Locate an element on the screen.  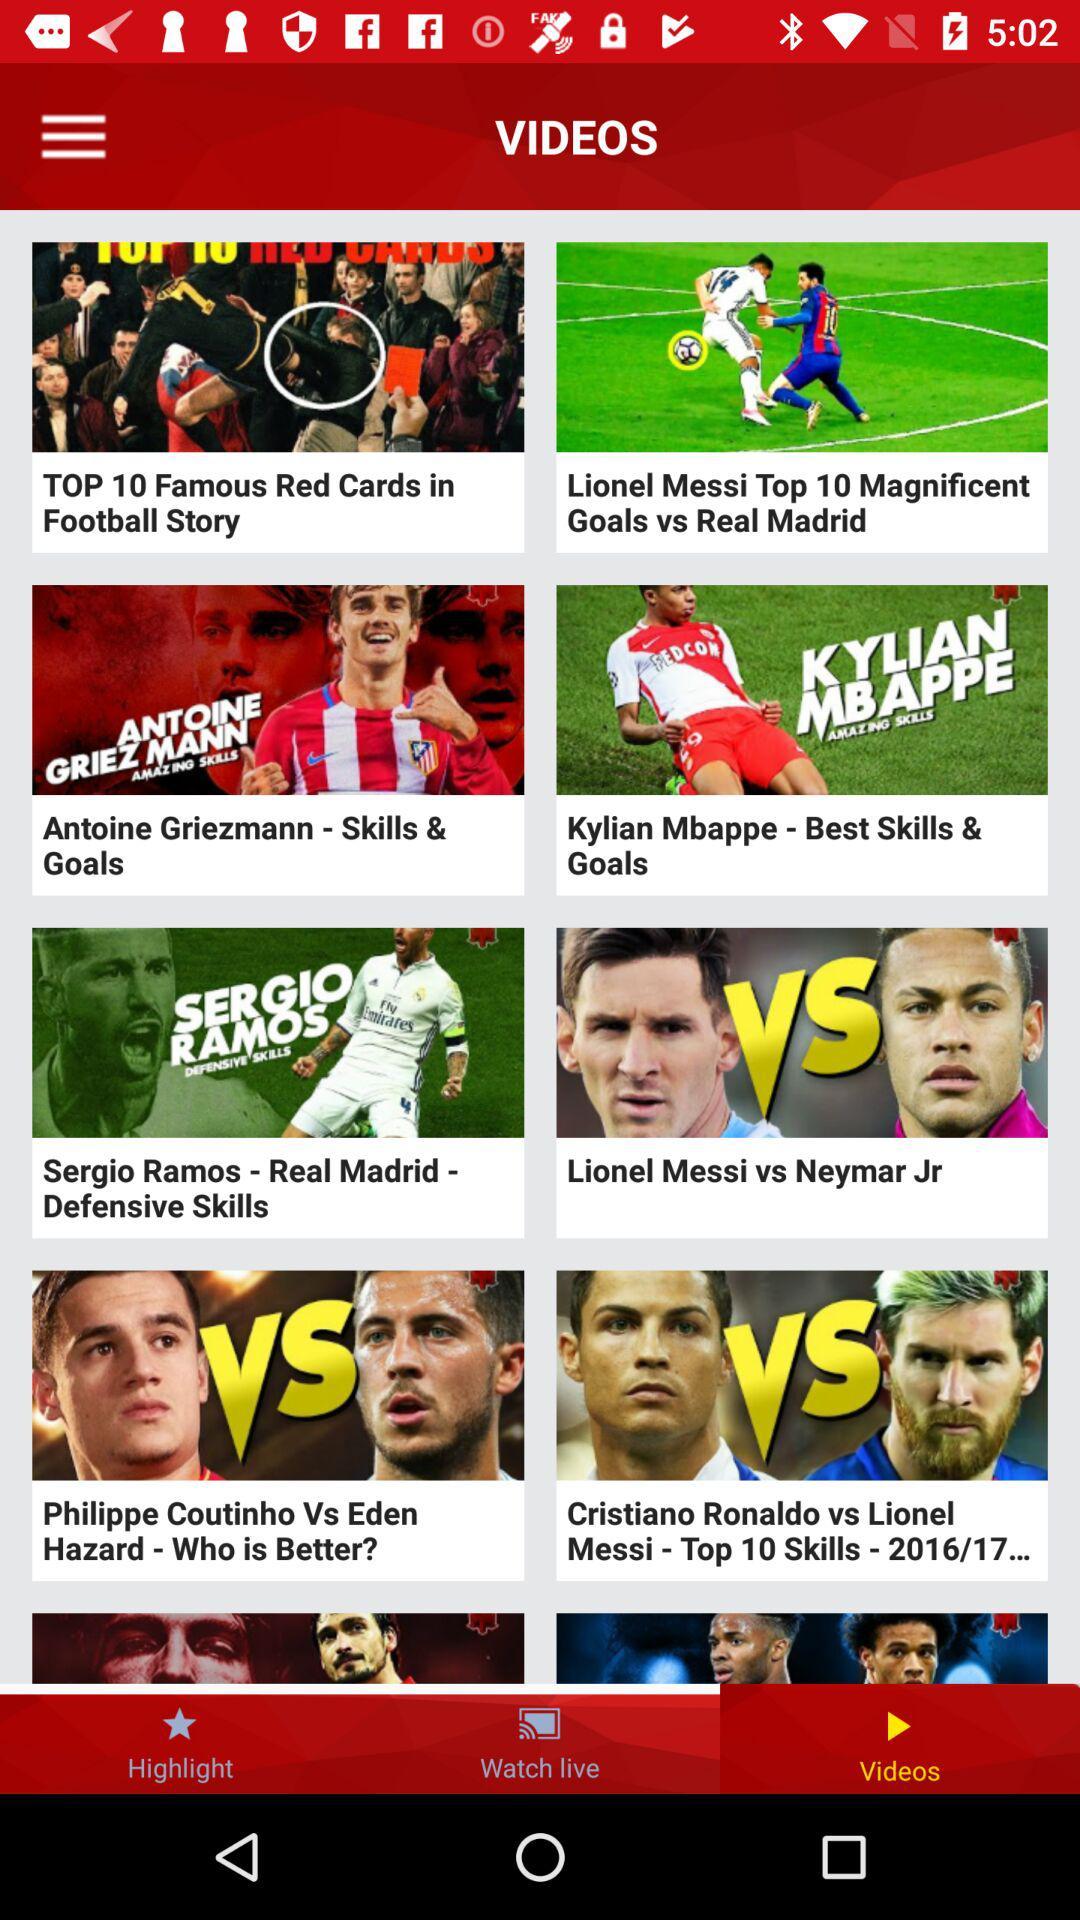
open menu option is located at coordinates (72, 135).